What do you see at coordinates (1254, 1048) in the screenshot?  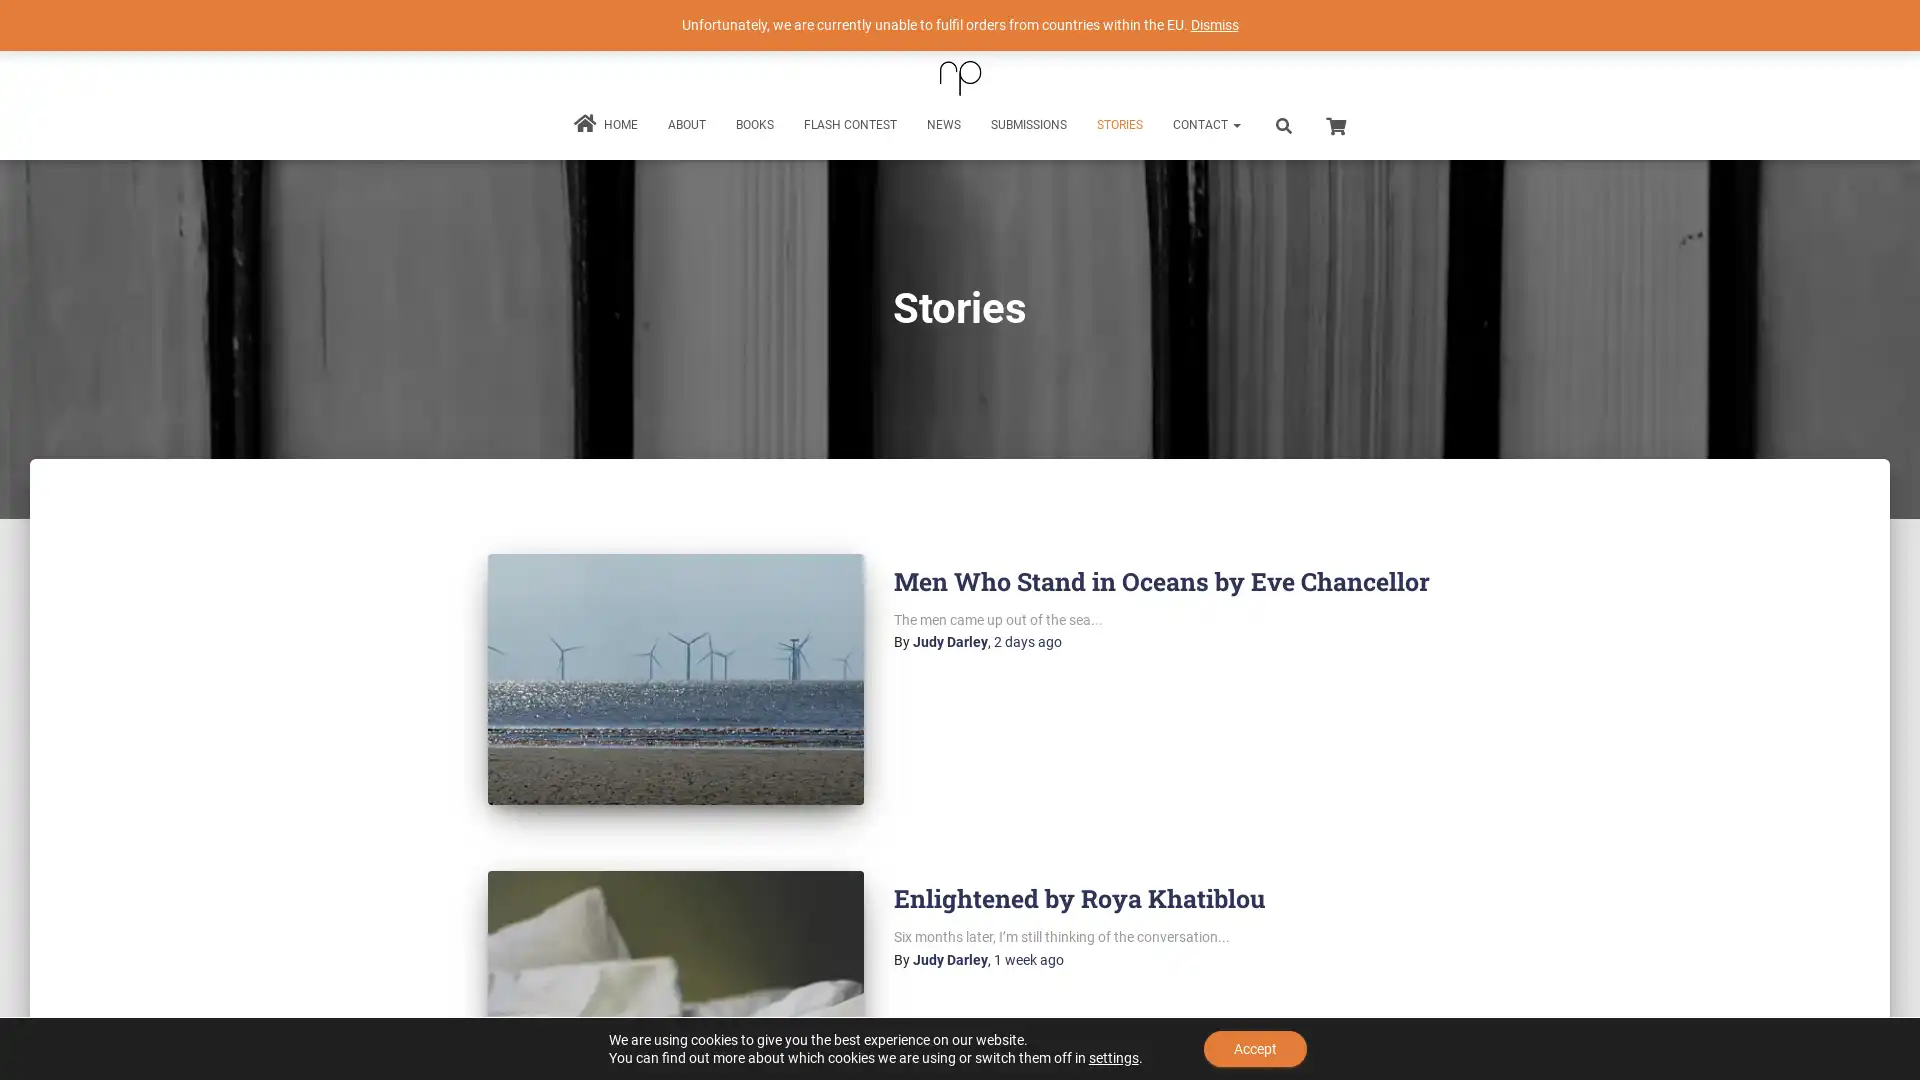 I see `Accept` at bounding box center [1254, 1048].